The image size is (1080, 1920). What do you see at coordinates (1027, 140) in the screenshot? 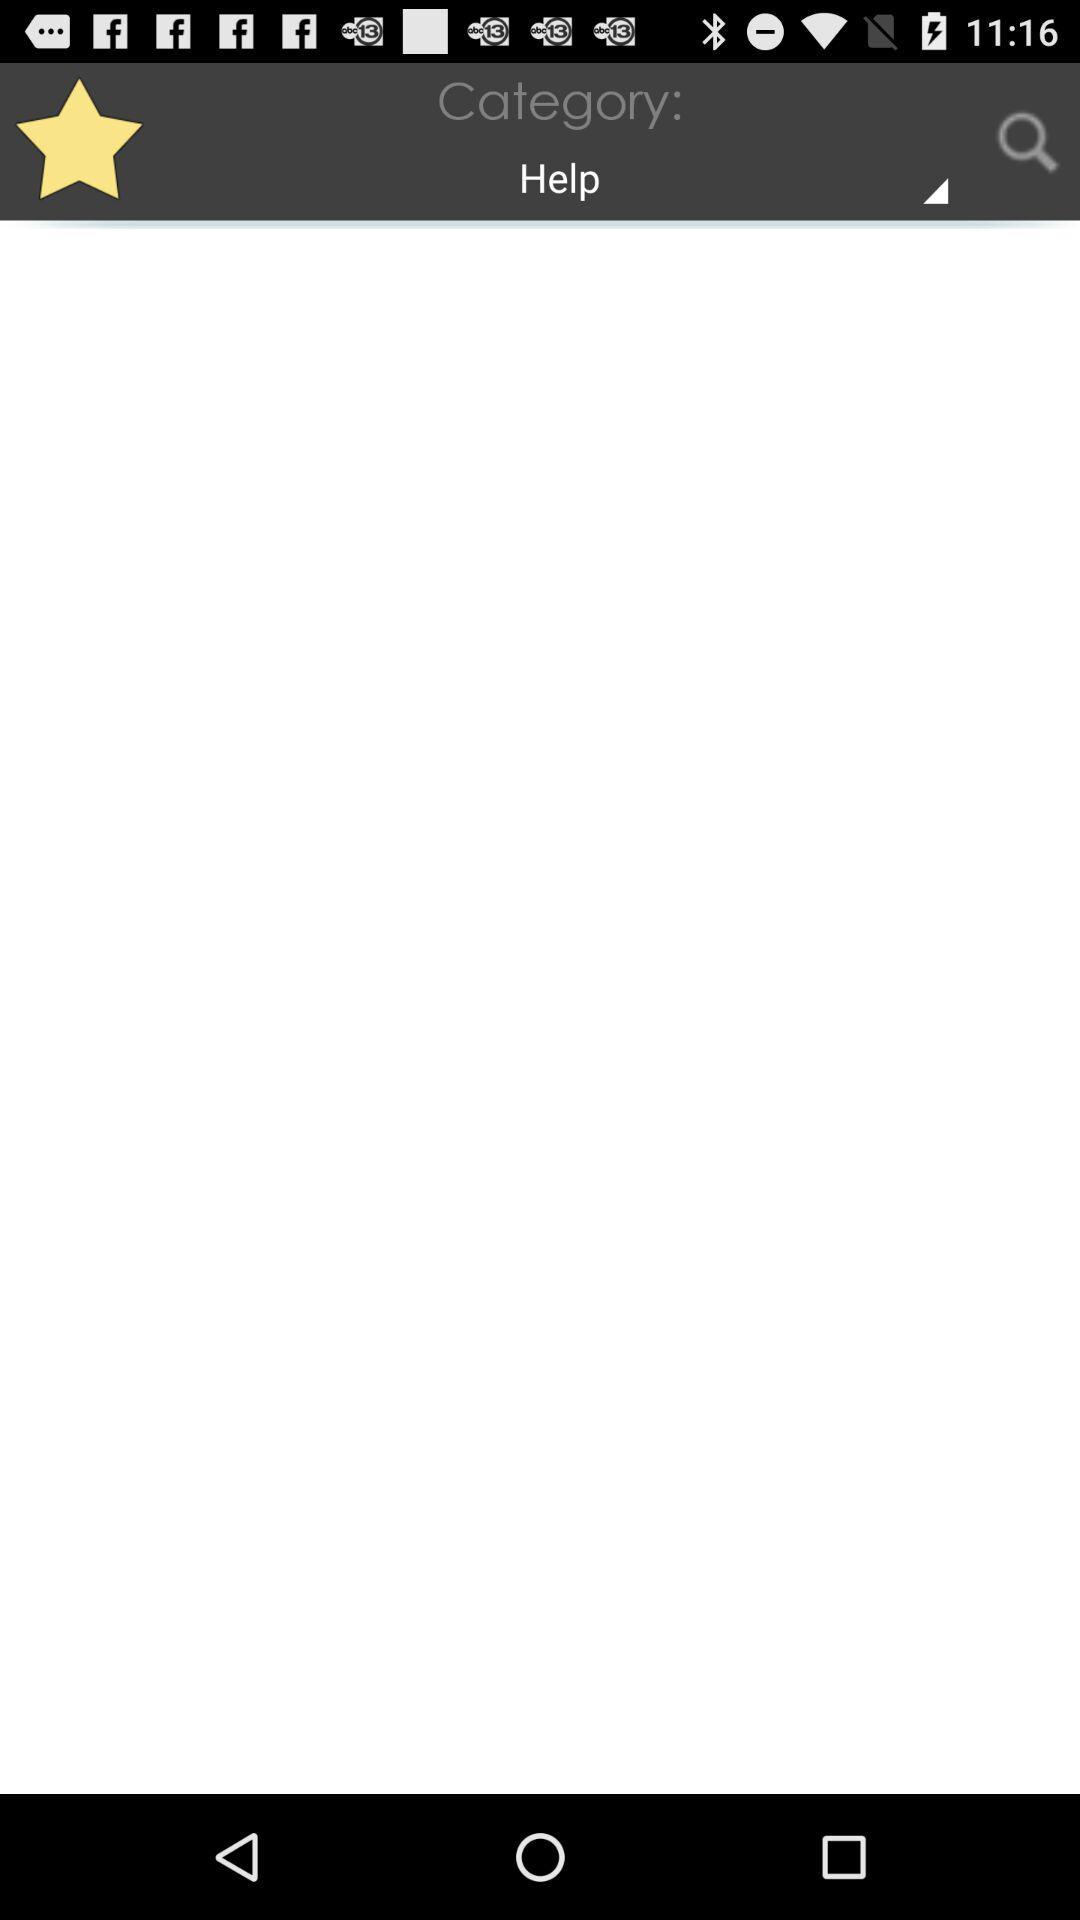
I see `start search` at bounding box center [1027, 140].